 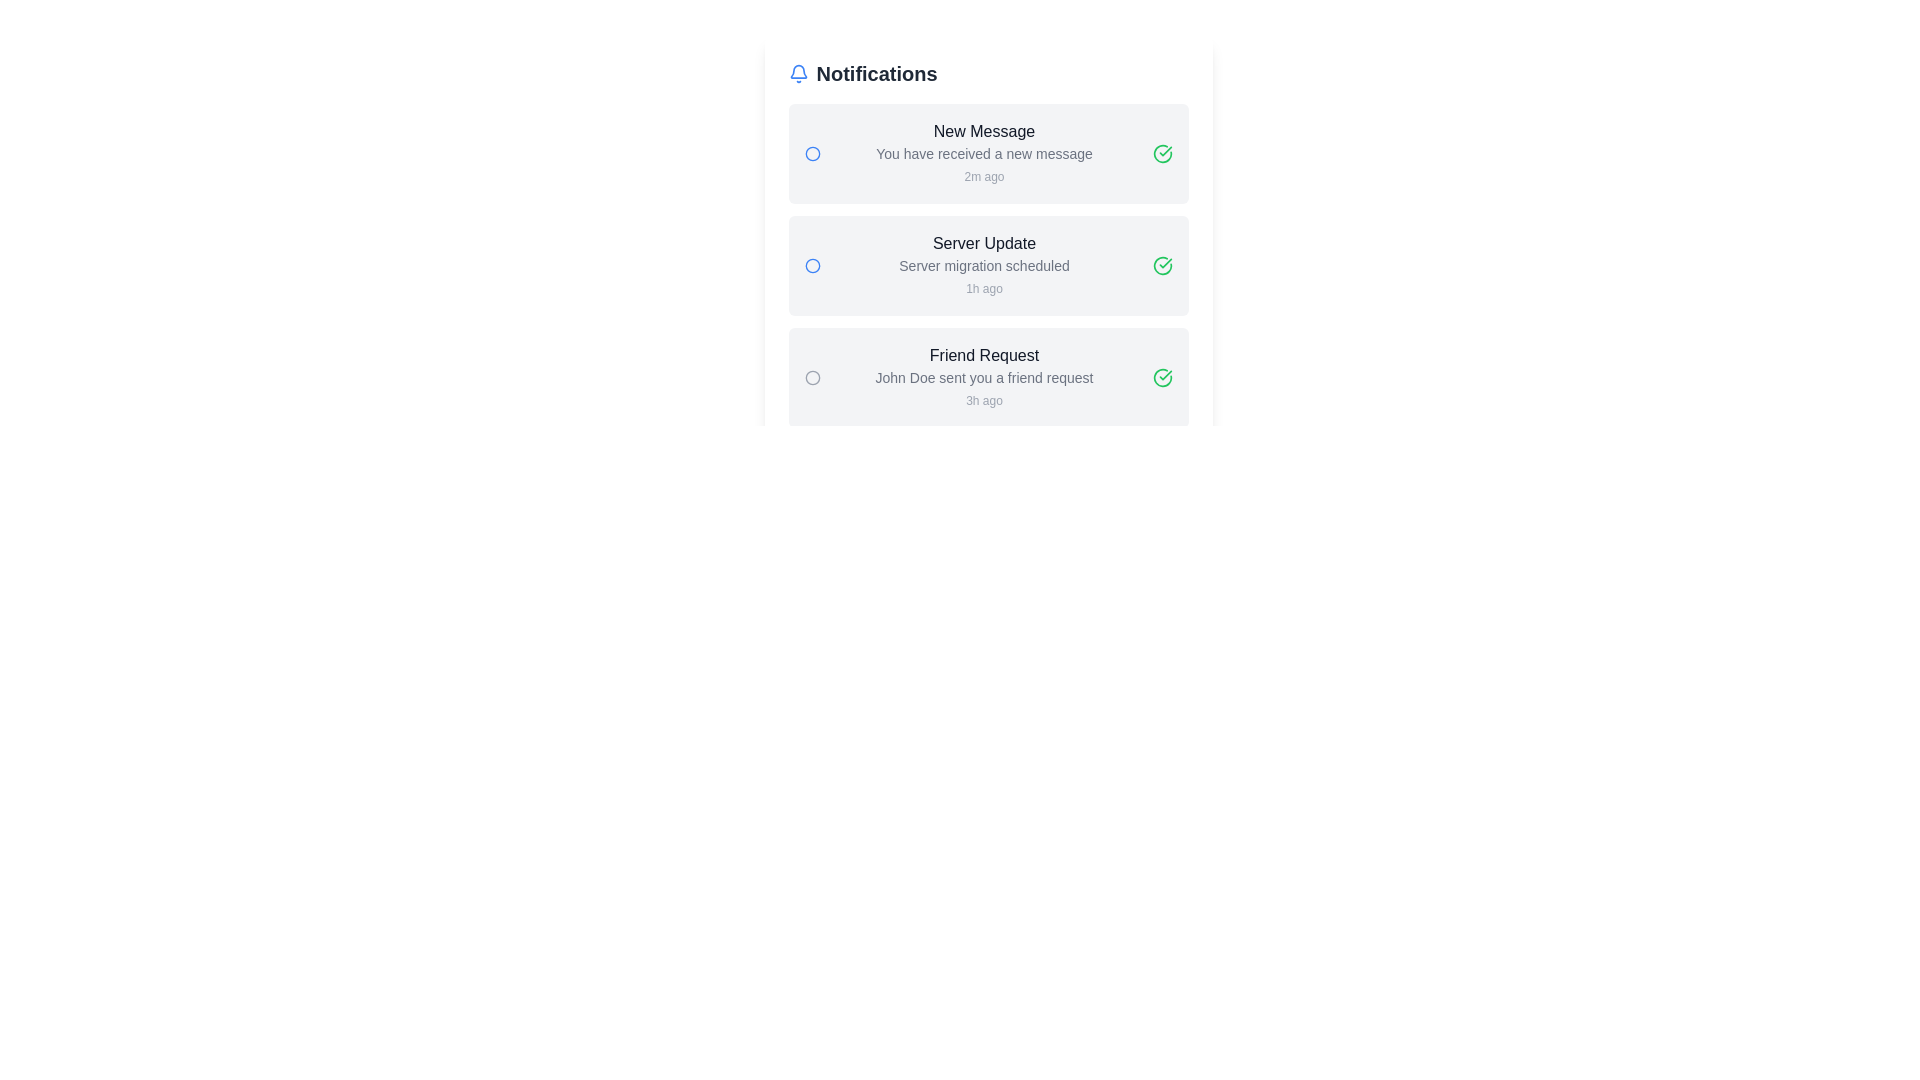 I want to click on the icon indicating the state of the 'Server Update' notification, which is located at the leftmost part of the notification and precedes the text content, so click(x=812, y=265).